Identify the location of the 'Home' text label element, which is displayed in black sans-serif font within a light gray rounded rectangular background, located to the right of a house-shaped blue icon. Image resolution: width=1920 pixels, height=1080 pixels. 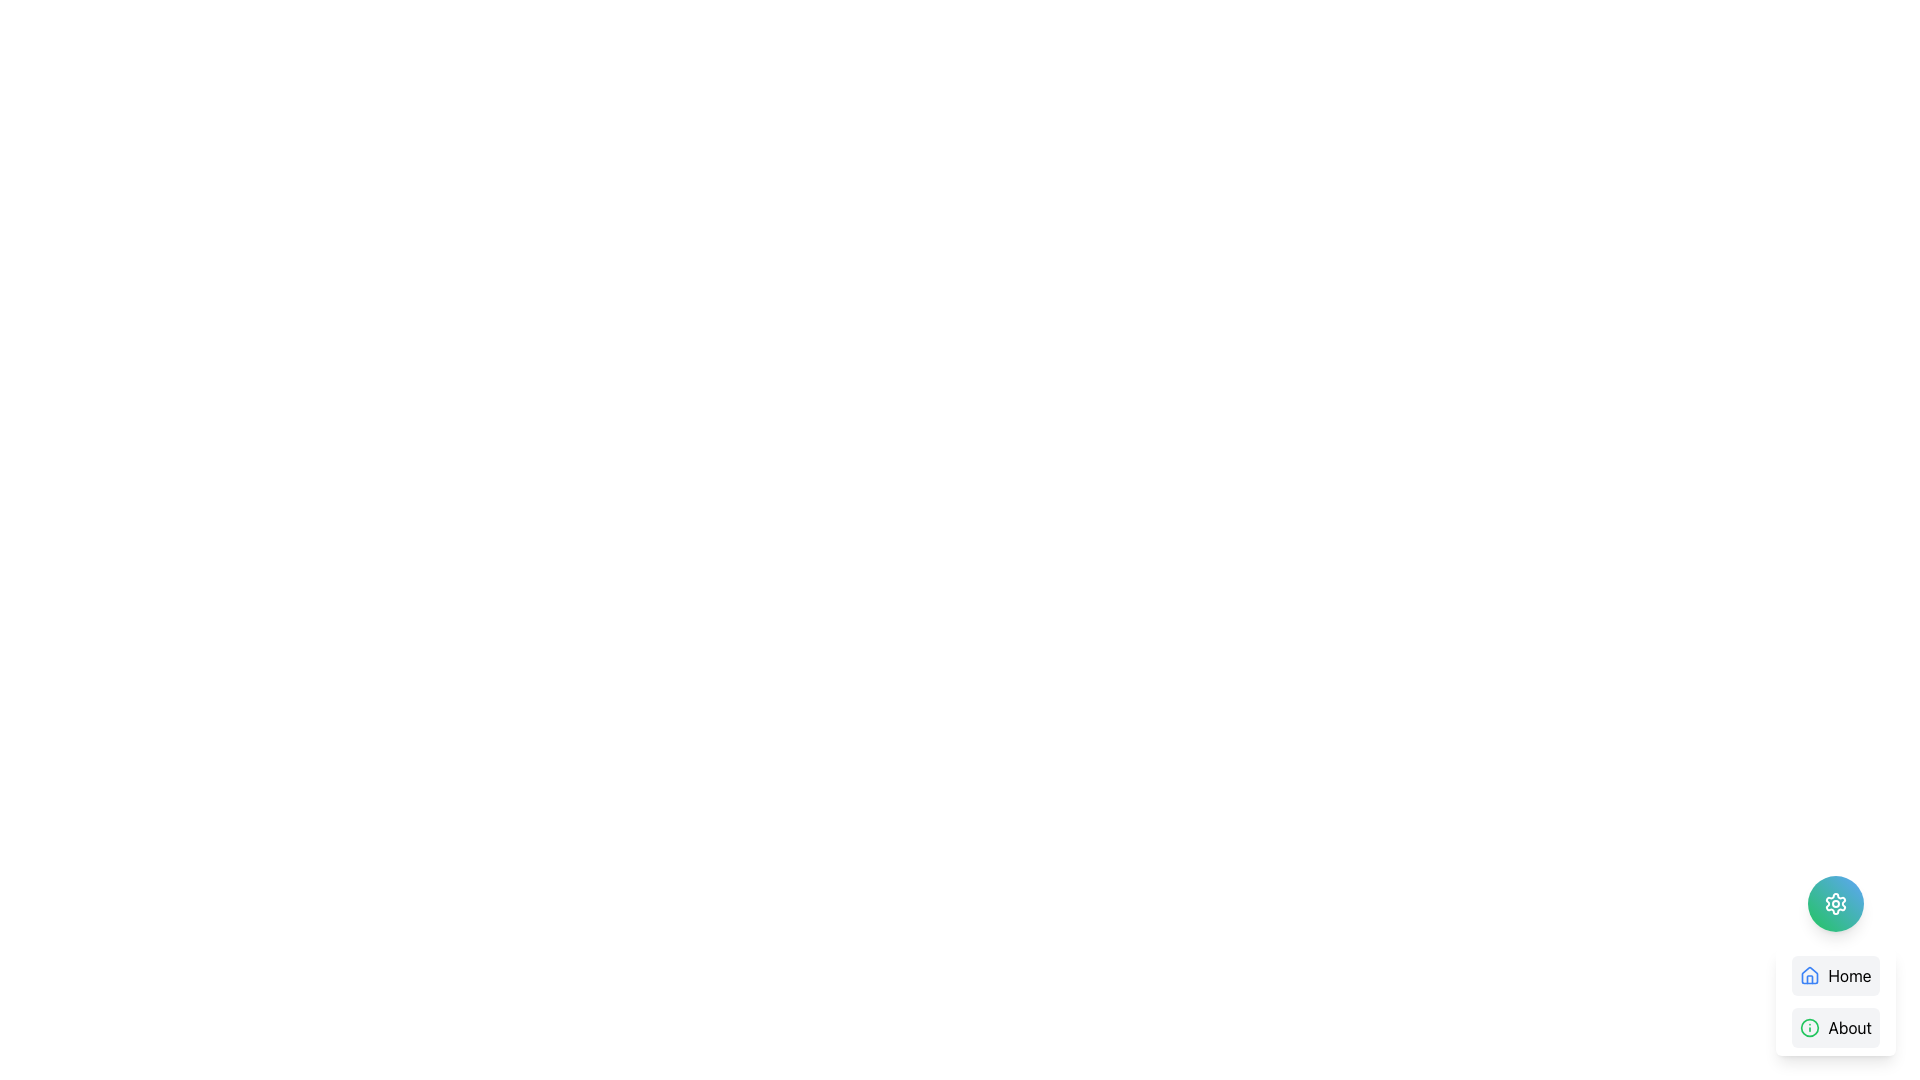
(1848, 974).